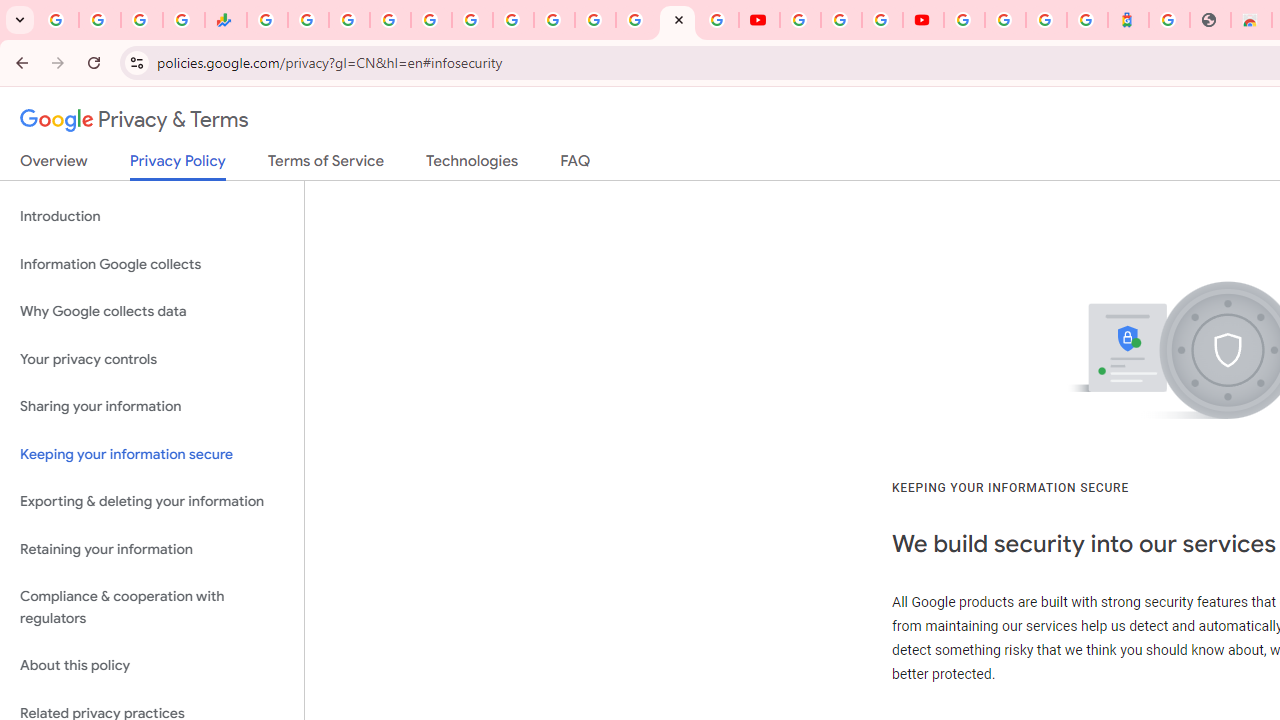 The image size is (1280, 720). What do you see at coordinates (758, 20) in the screenshot?
I see `'YouTube'` at bounding box center [758, 20].